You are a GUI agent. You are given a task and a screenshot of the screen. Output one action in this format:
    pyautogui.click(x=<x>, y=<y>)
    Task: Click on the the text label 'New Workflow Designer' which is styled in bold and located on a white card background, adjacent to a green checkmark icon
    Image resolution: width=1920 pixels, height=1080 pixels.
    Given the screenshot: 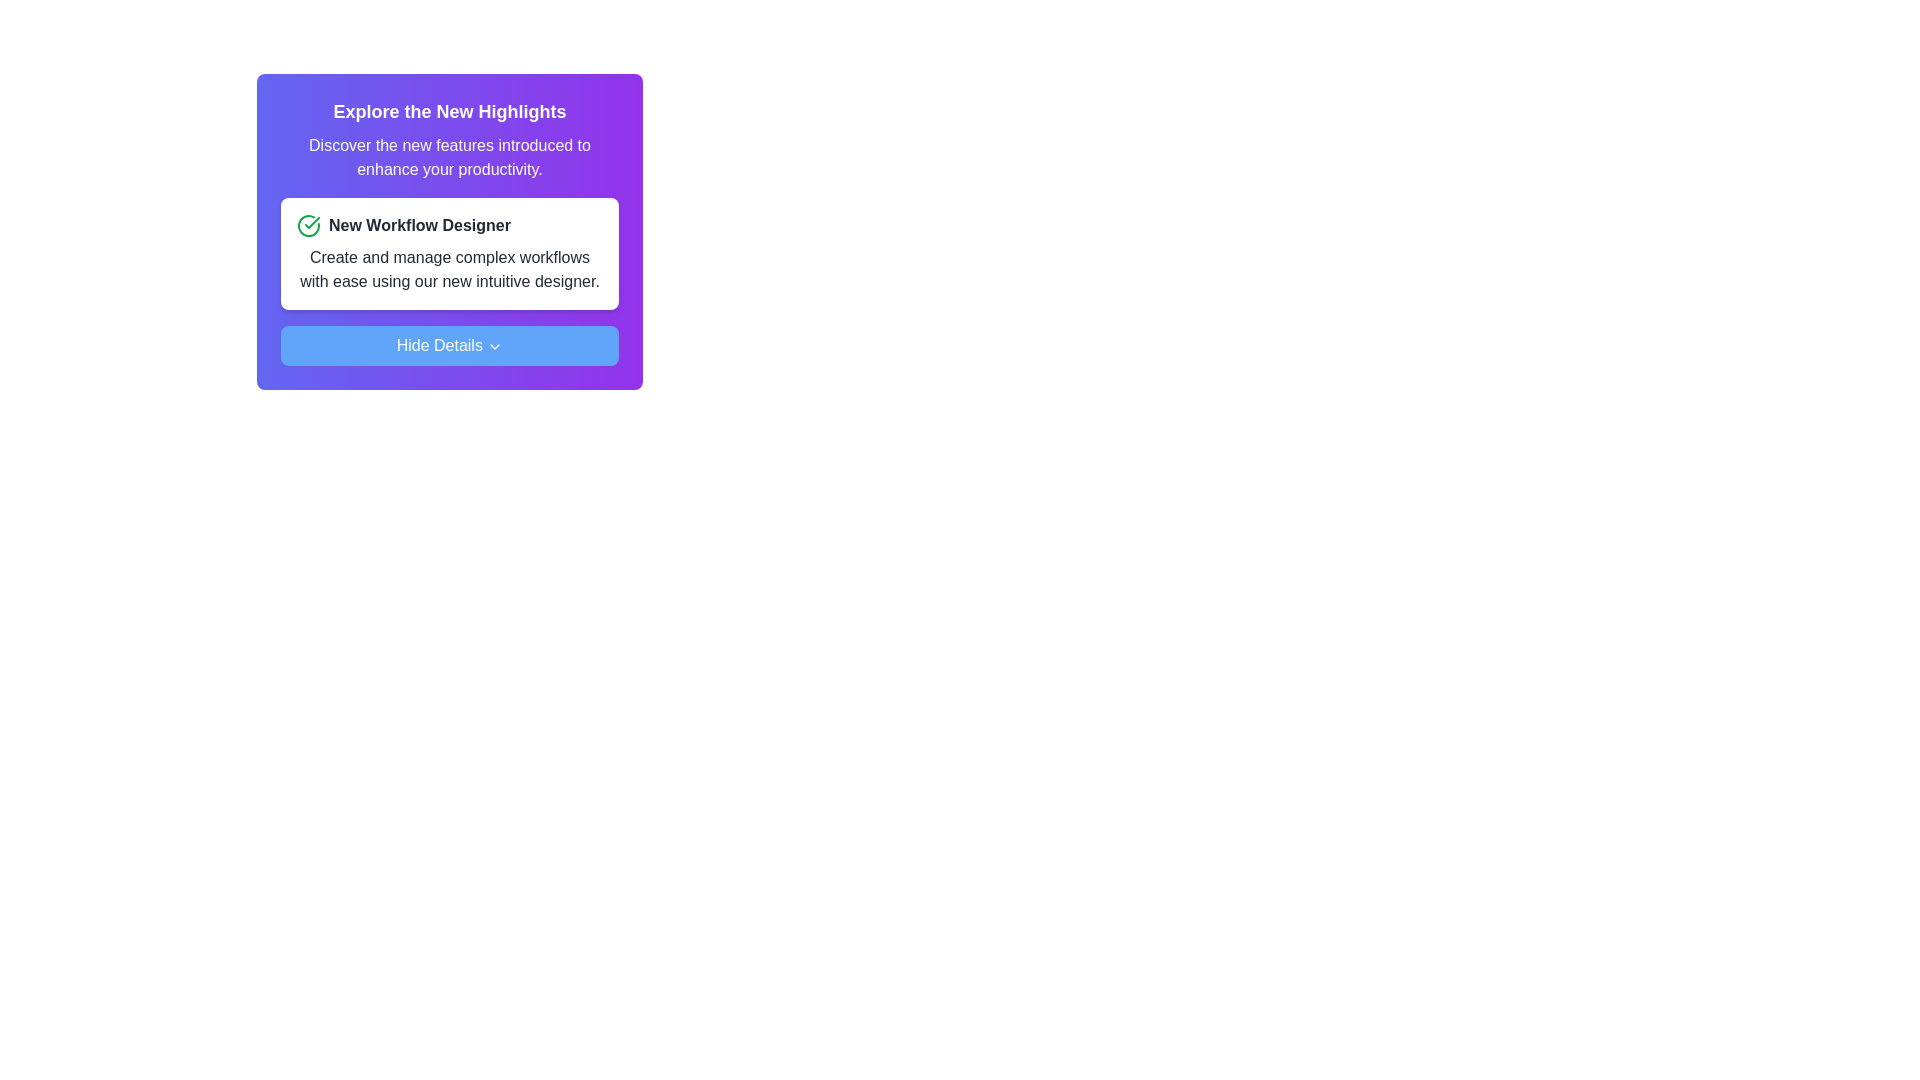 What is the action you would take?
    pyautogui.click(x=418, y=225)
    